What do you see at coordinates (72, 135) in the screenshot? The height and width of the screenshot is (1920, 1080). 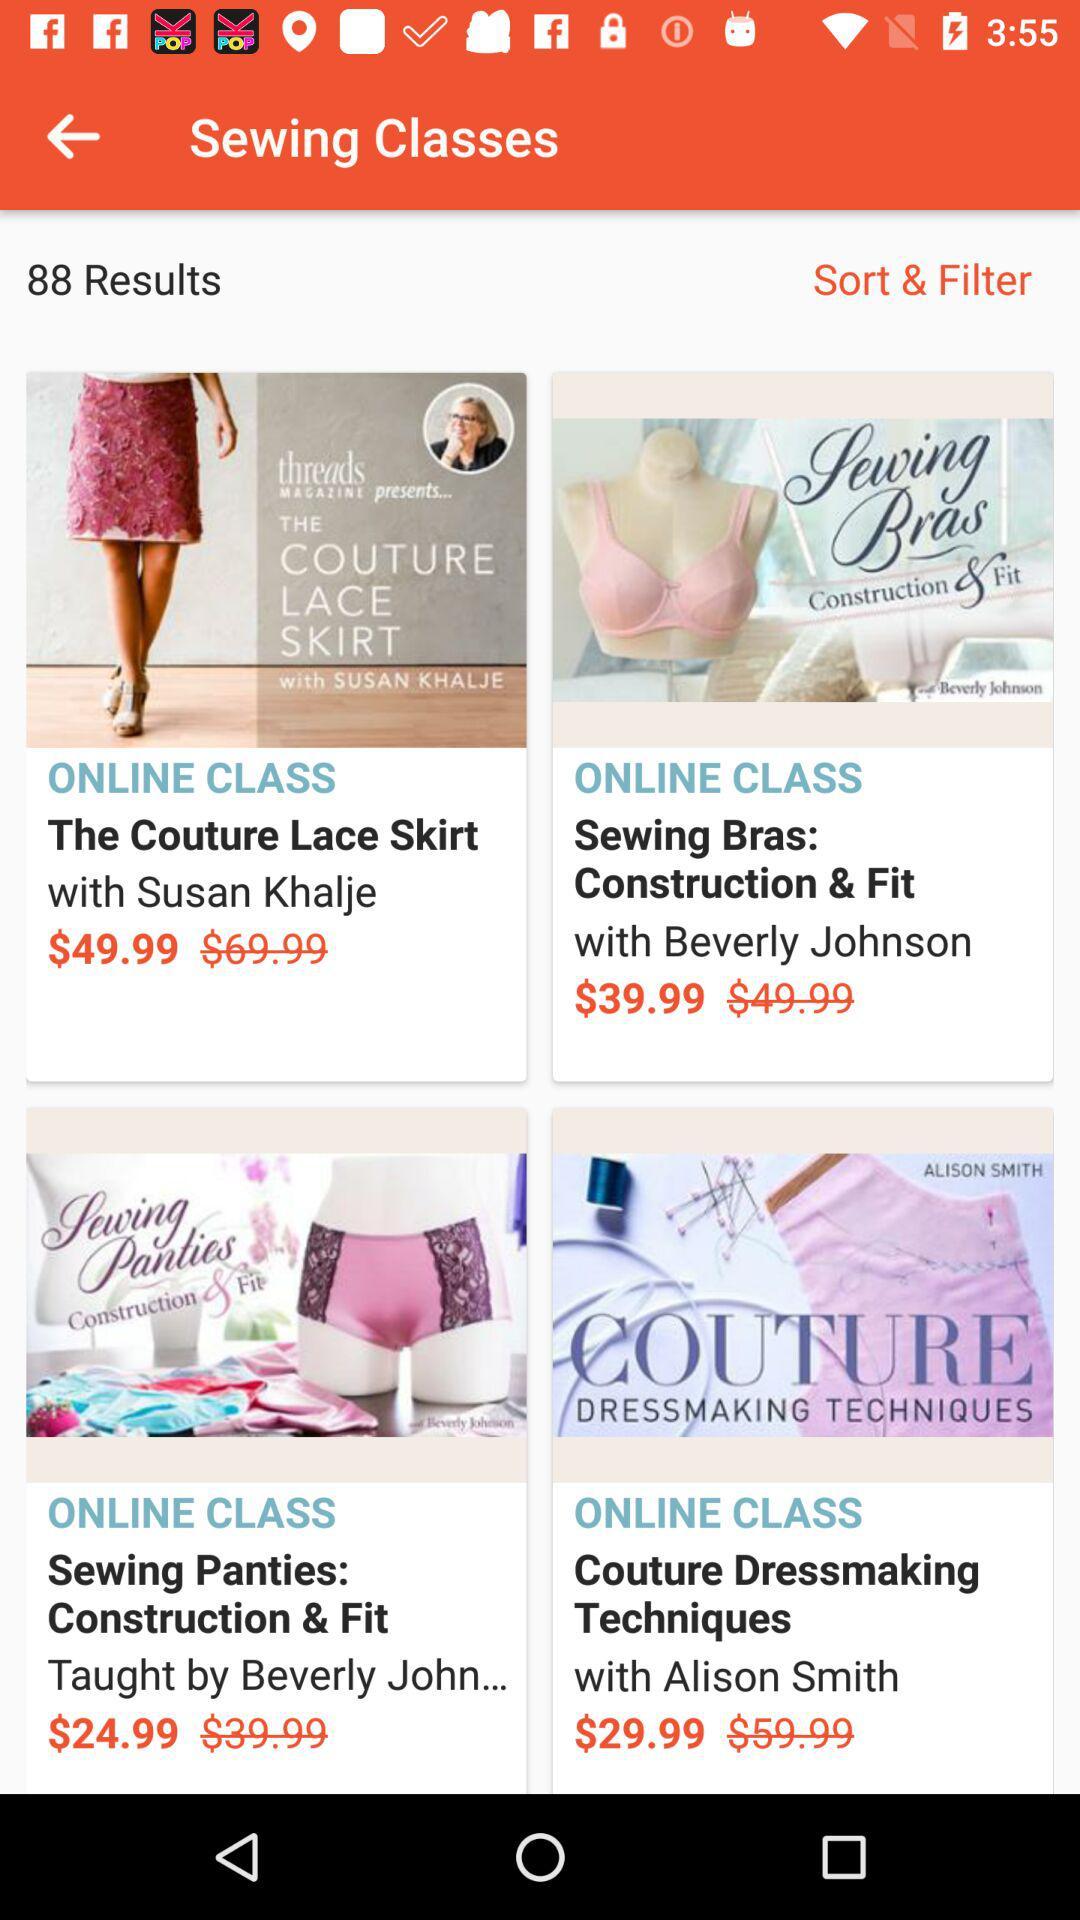 I see `the icon to the left of the sewing classes icon` at bounding box center [72, 135].